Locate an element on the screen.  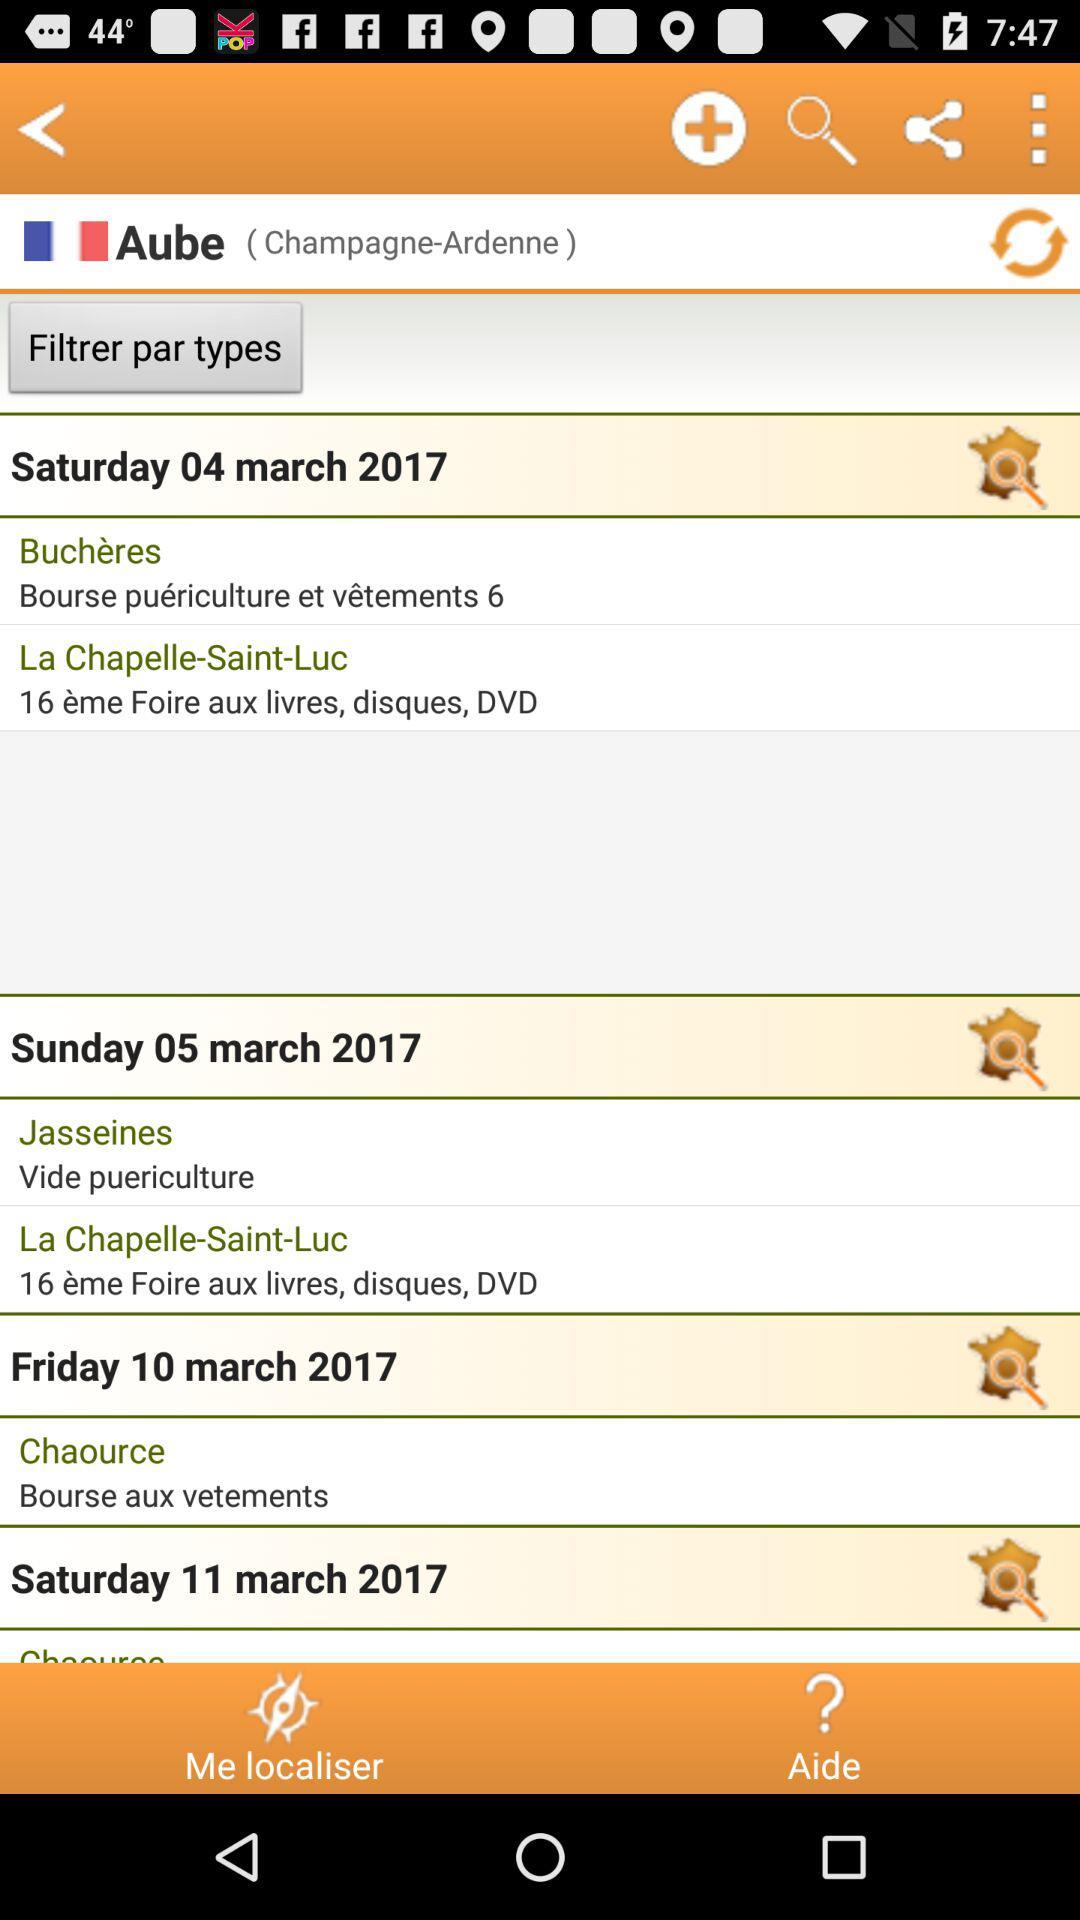
the add icon is located at coordinates (708, 127).